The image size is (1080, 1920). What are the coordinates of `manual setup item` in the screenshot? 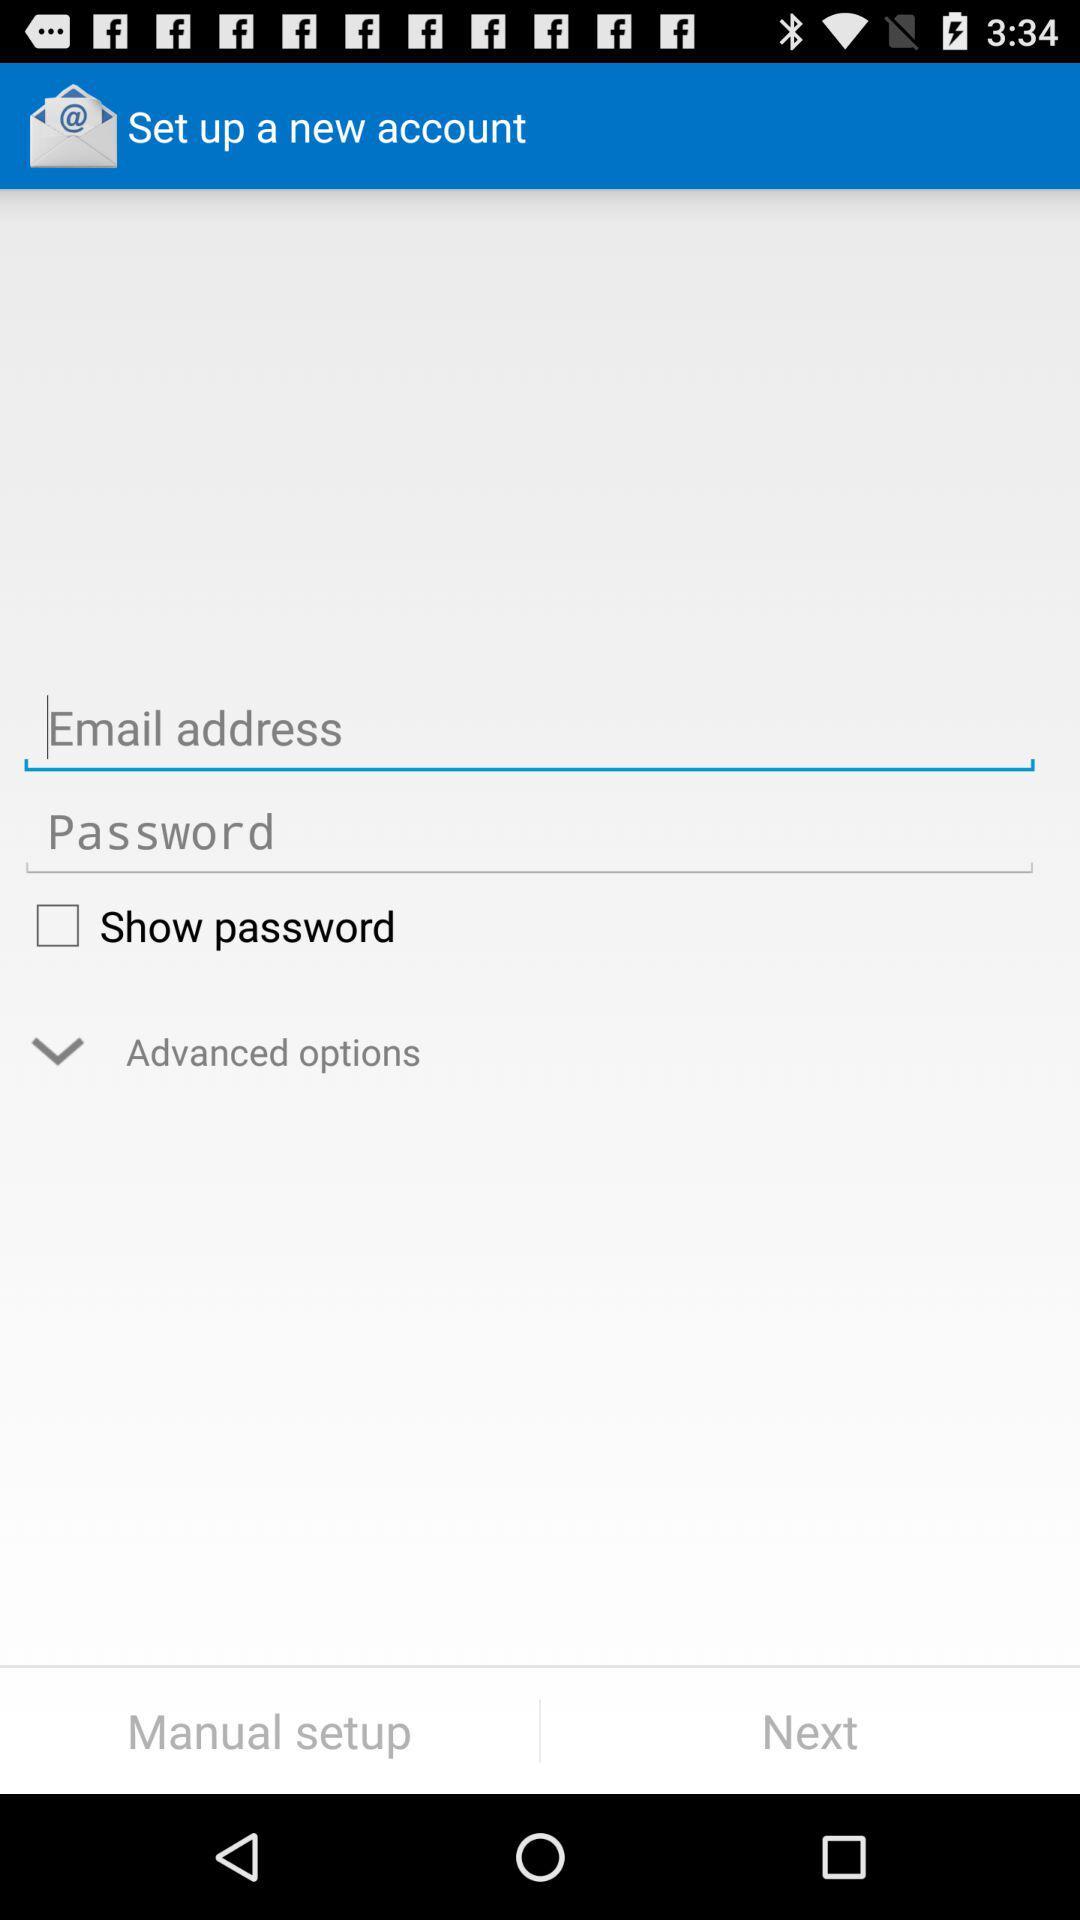 It's located at (268, 1730).